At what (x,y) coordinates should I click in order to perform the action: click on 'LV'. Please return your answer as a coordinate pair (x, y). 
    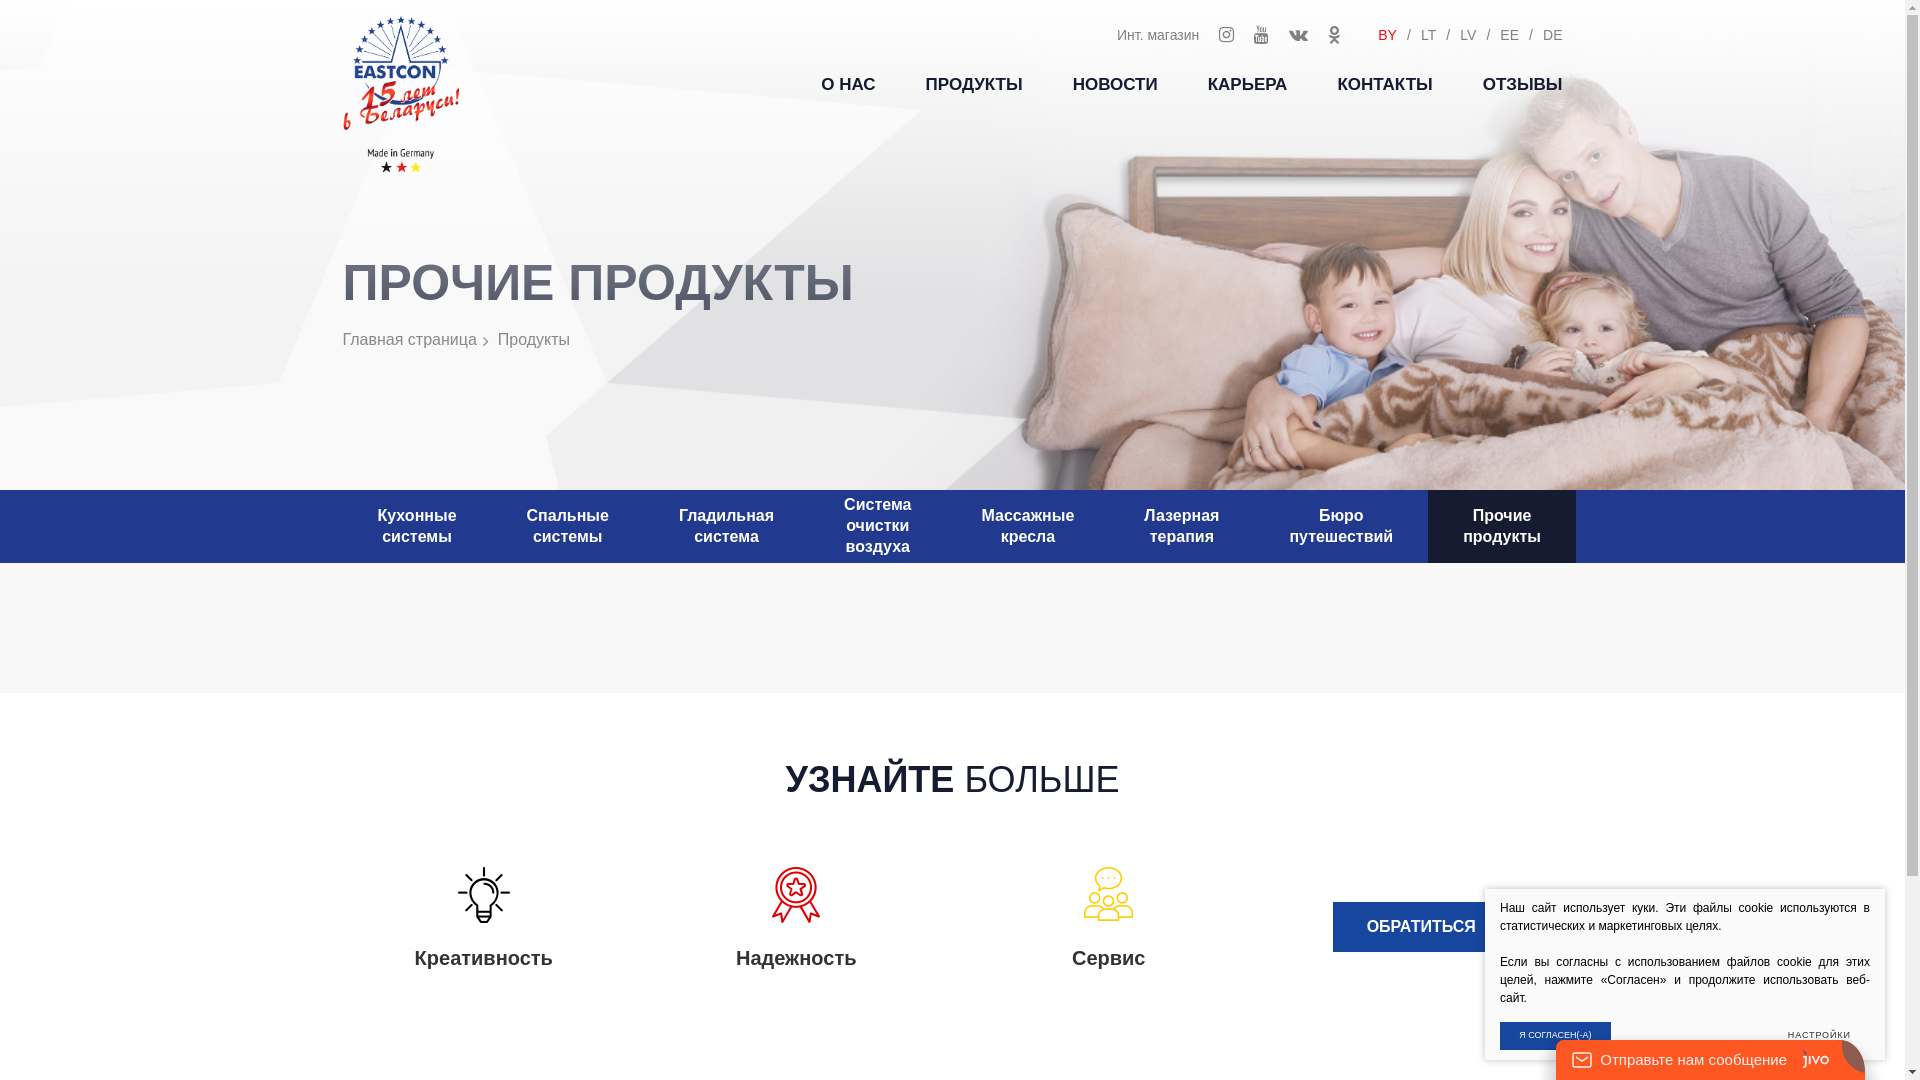
    Looking at the image, I should click on (1468, 35).